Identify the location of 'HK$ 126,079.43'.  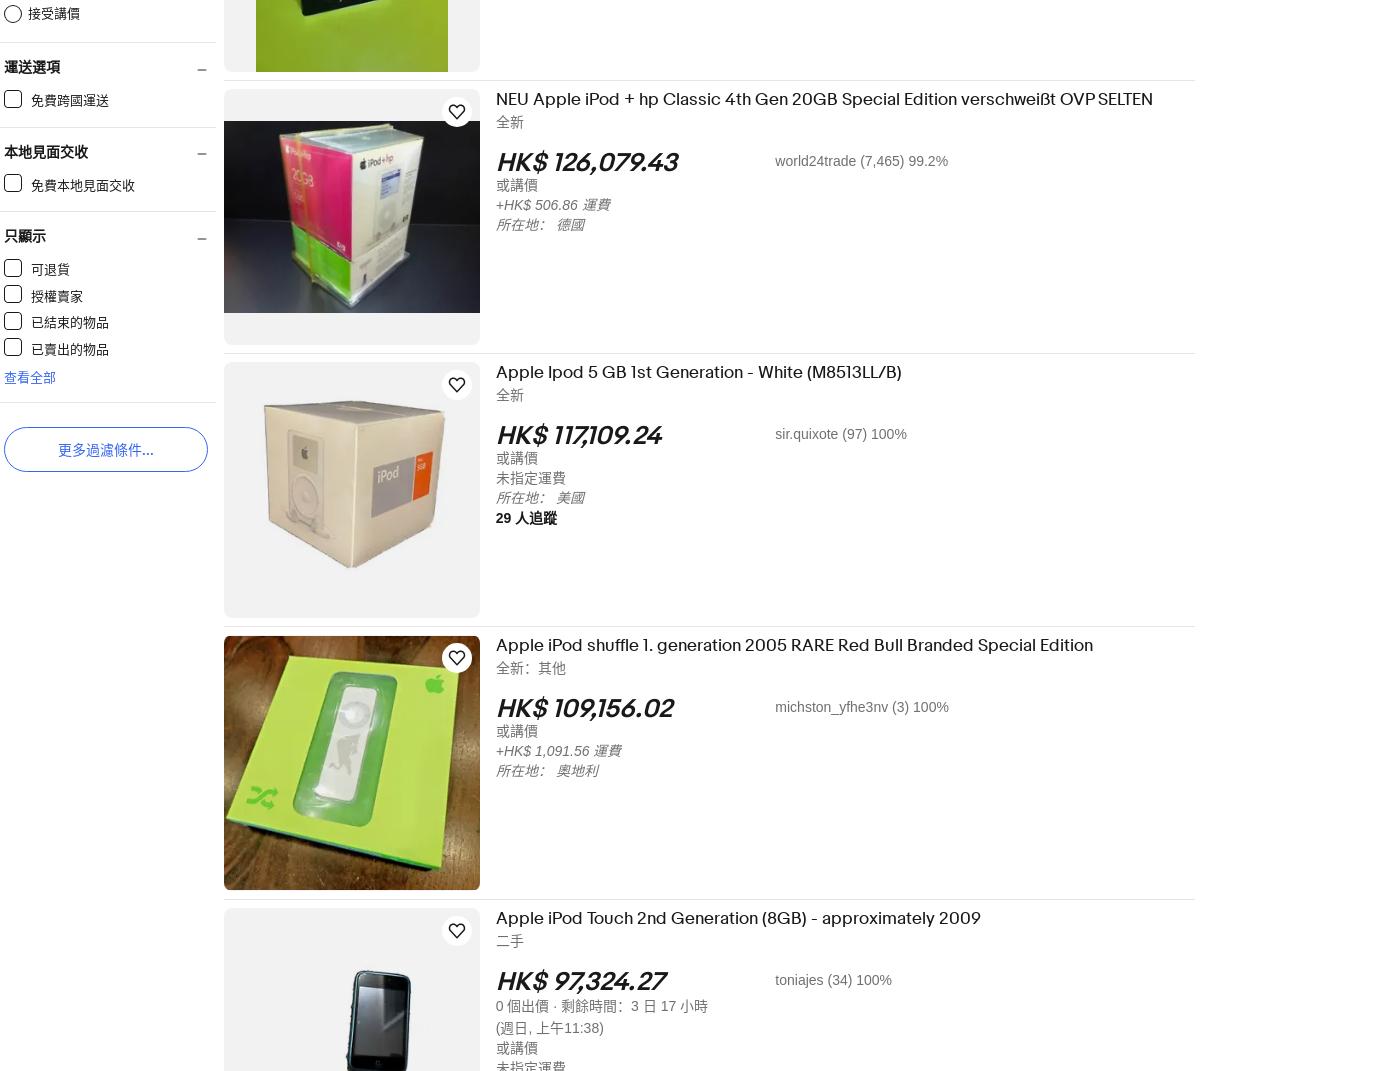
(599, 162).